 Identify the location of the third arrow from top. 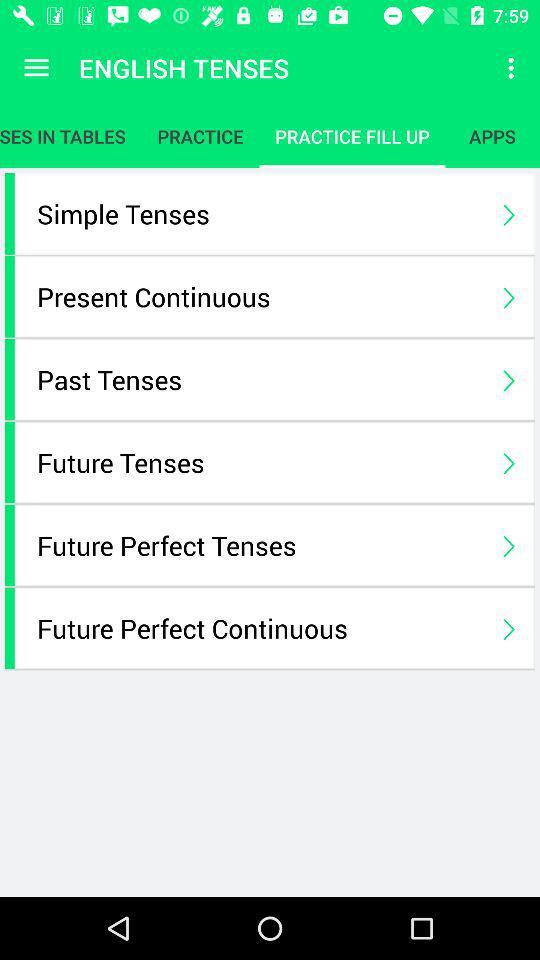
(508, 378).